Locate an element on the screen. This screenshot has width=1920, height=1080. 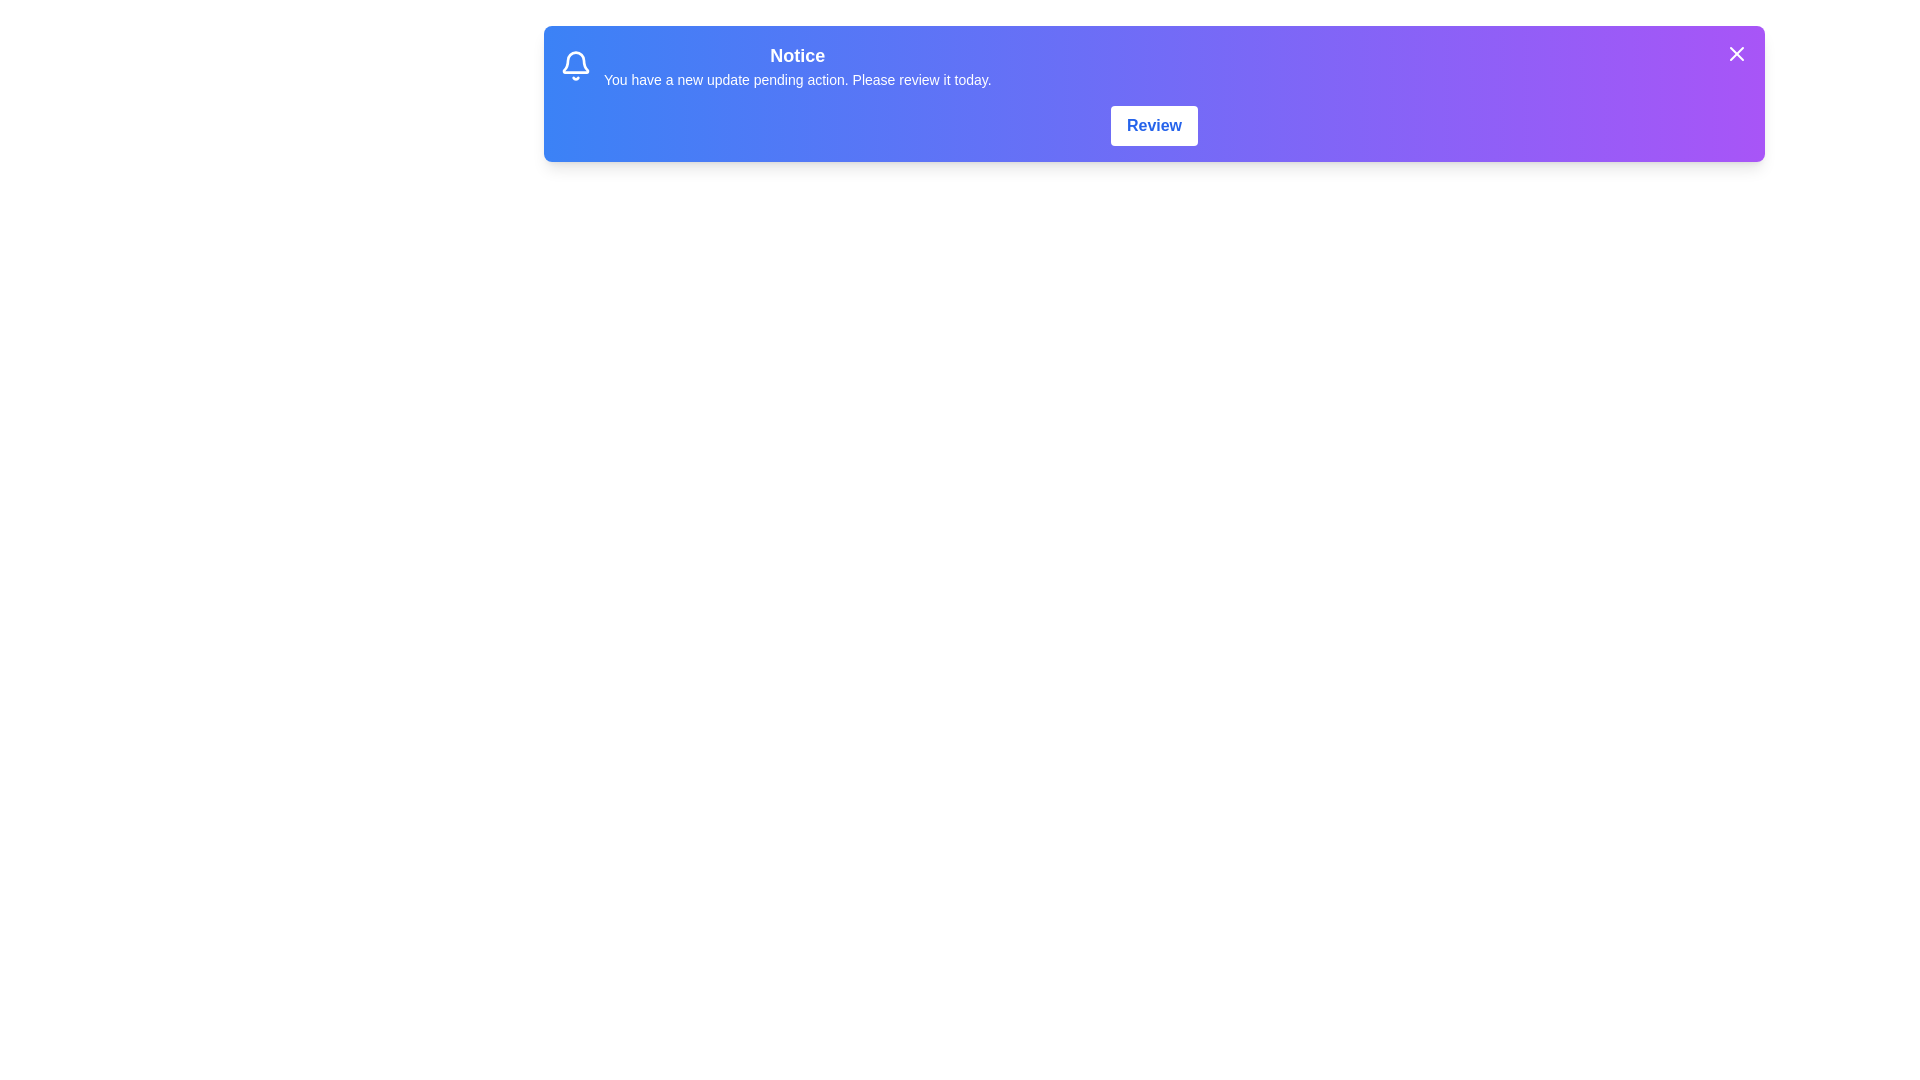
the bell icon located at the top-left corner of the gradient blue notification bar, which indicates notifications or alerts is located at coordinates (575, 64).